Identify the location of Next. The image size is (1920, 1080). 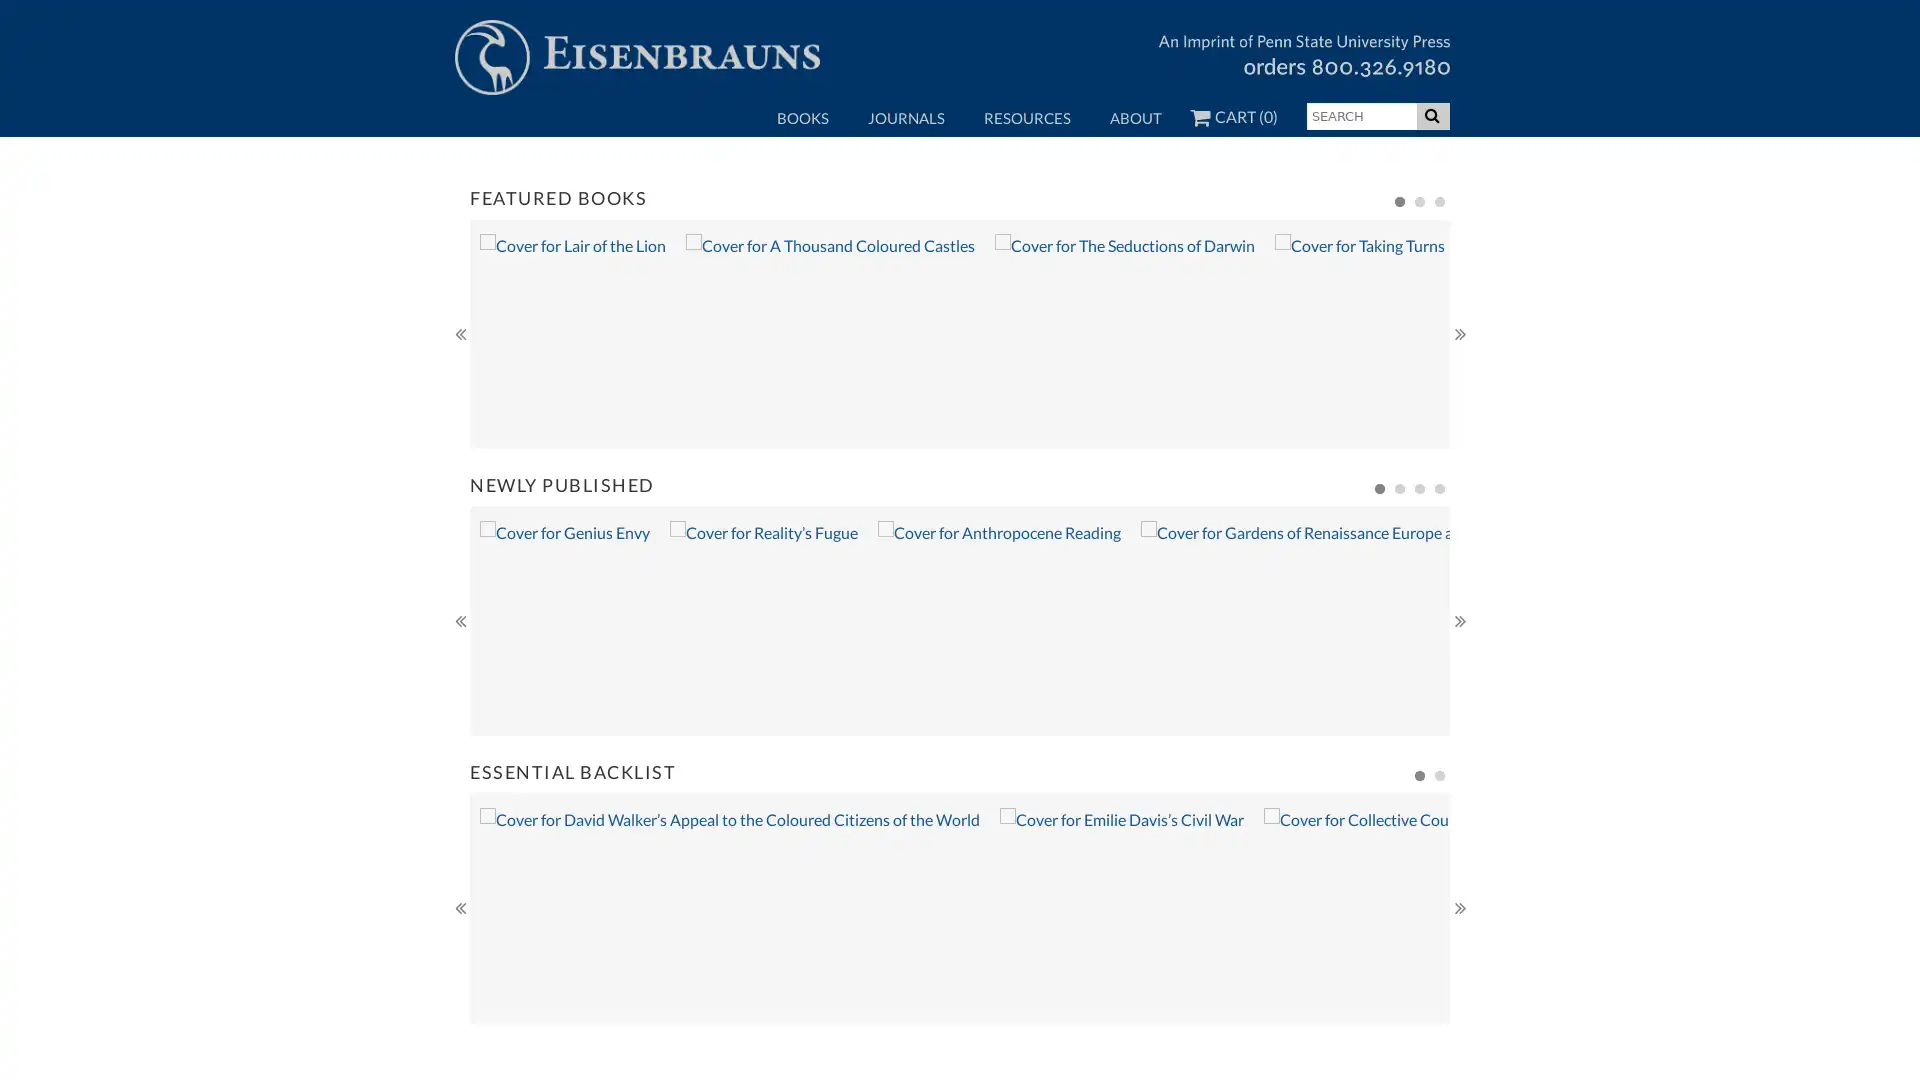
(1459, 333).